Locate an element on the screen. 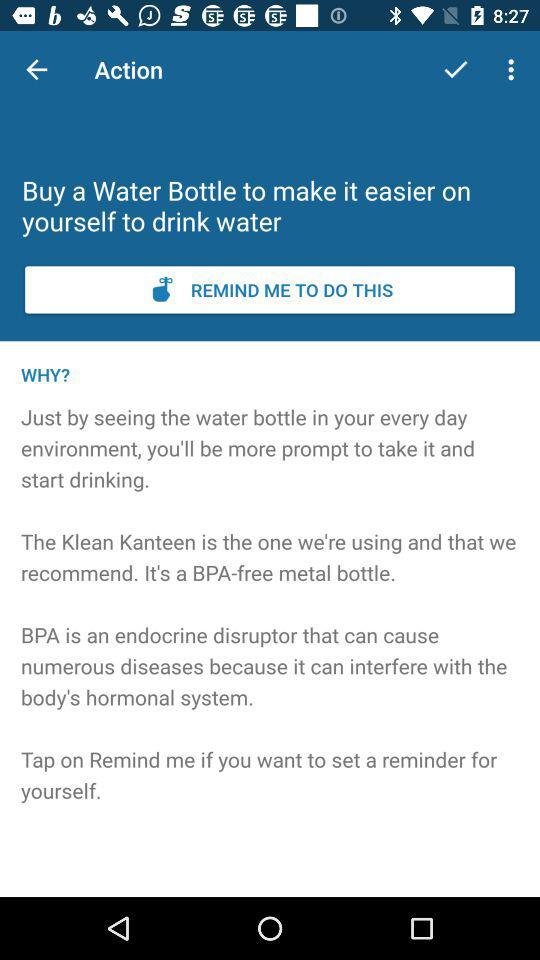  item above the buy a water icon is located at coordinates (36, 69).